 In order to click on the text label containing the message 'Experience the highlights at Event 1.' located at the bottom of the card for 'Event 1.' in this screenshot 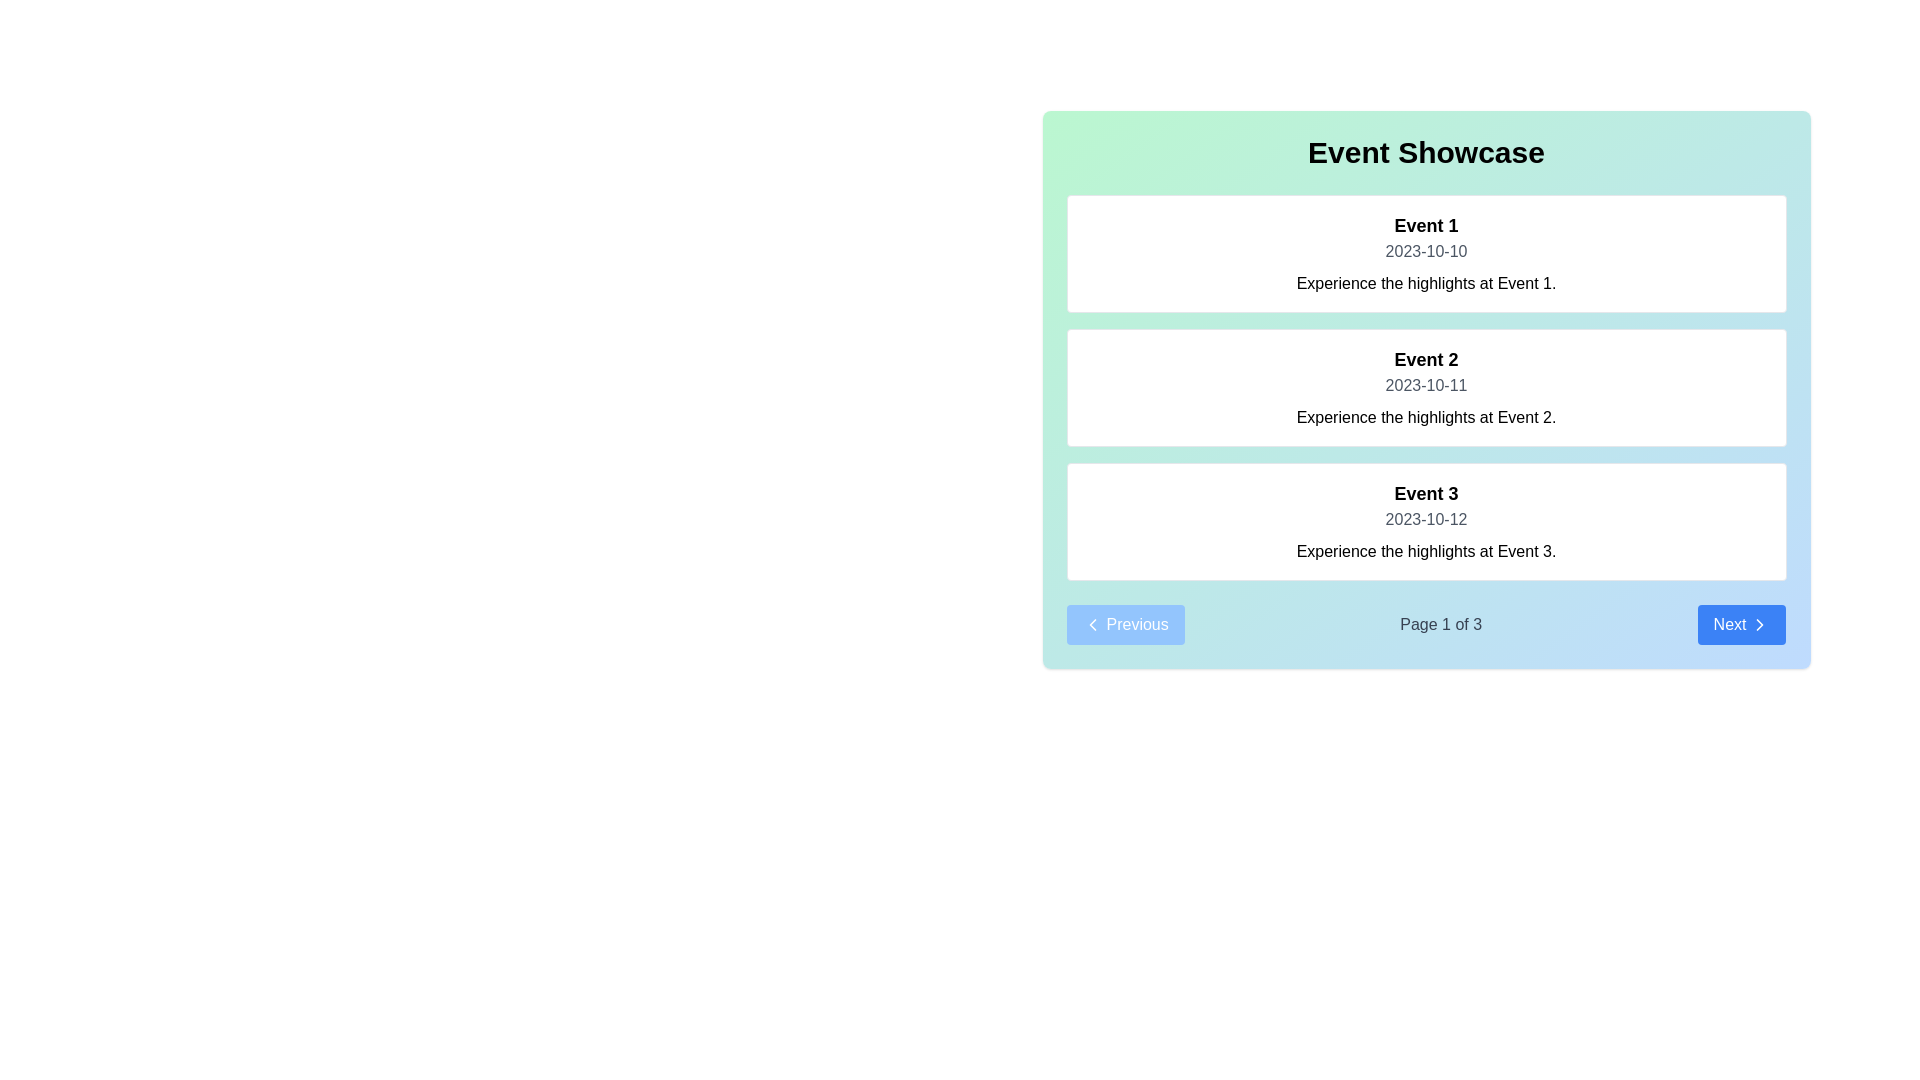, I will do `click(1425, 284)`.